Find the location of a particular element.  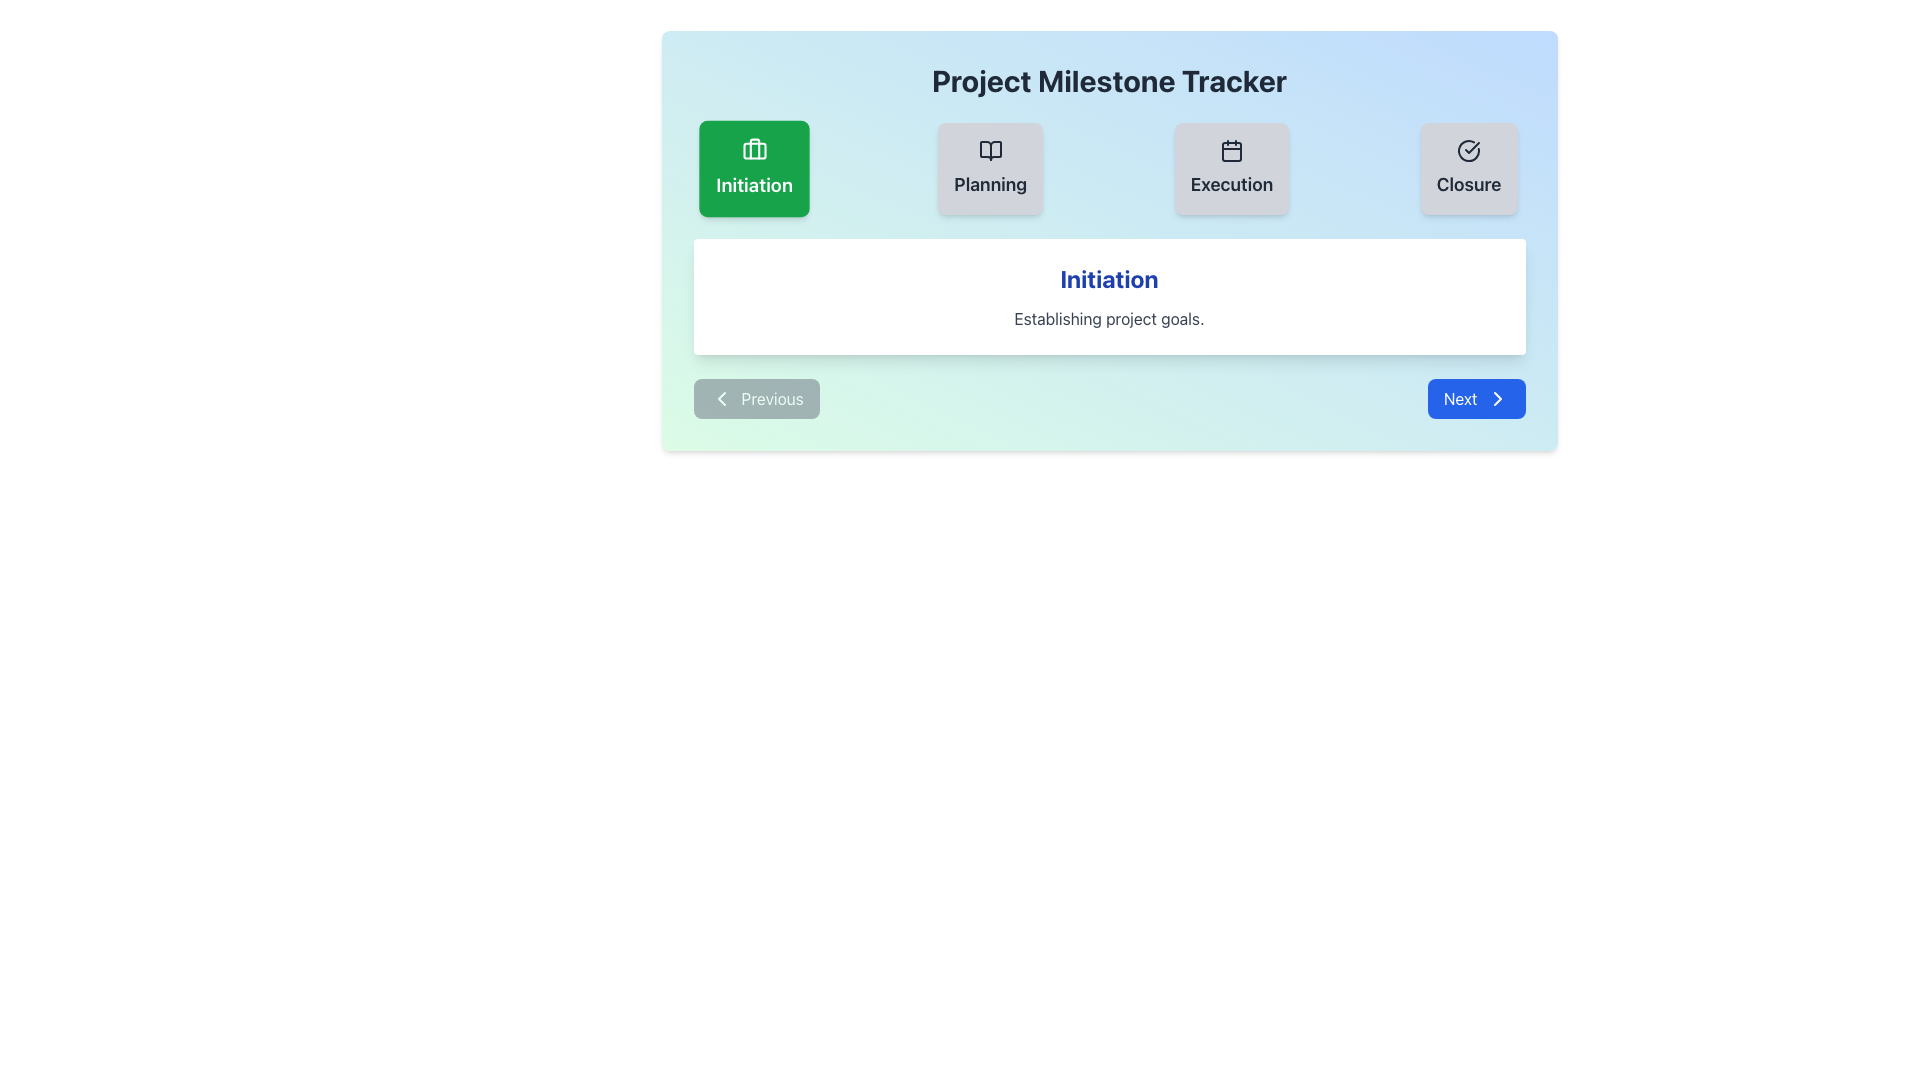

the 'Previous' button, which is visually complemented by the backward action icon located on its left side is located at coordinates (720, 398).